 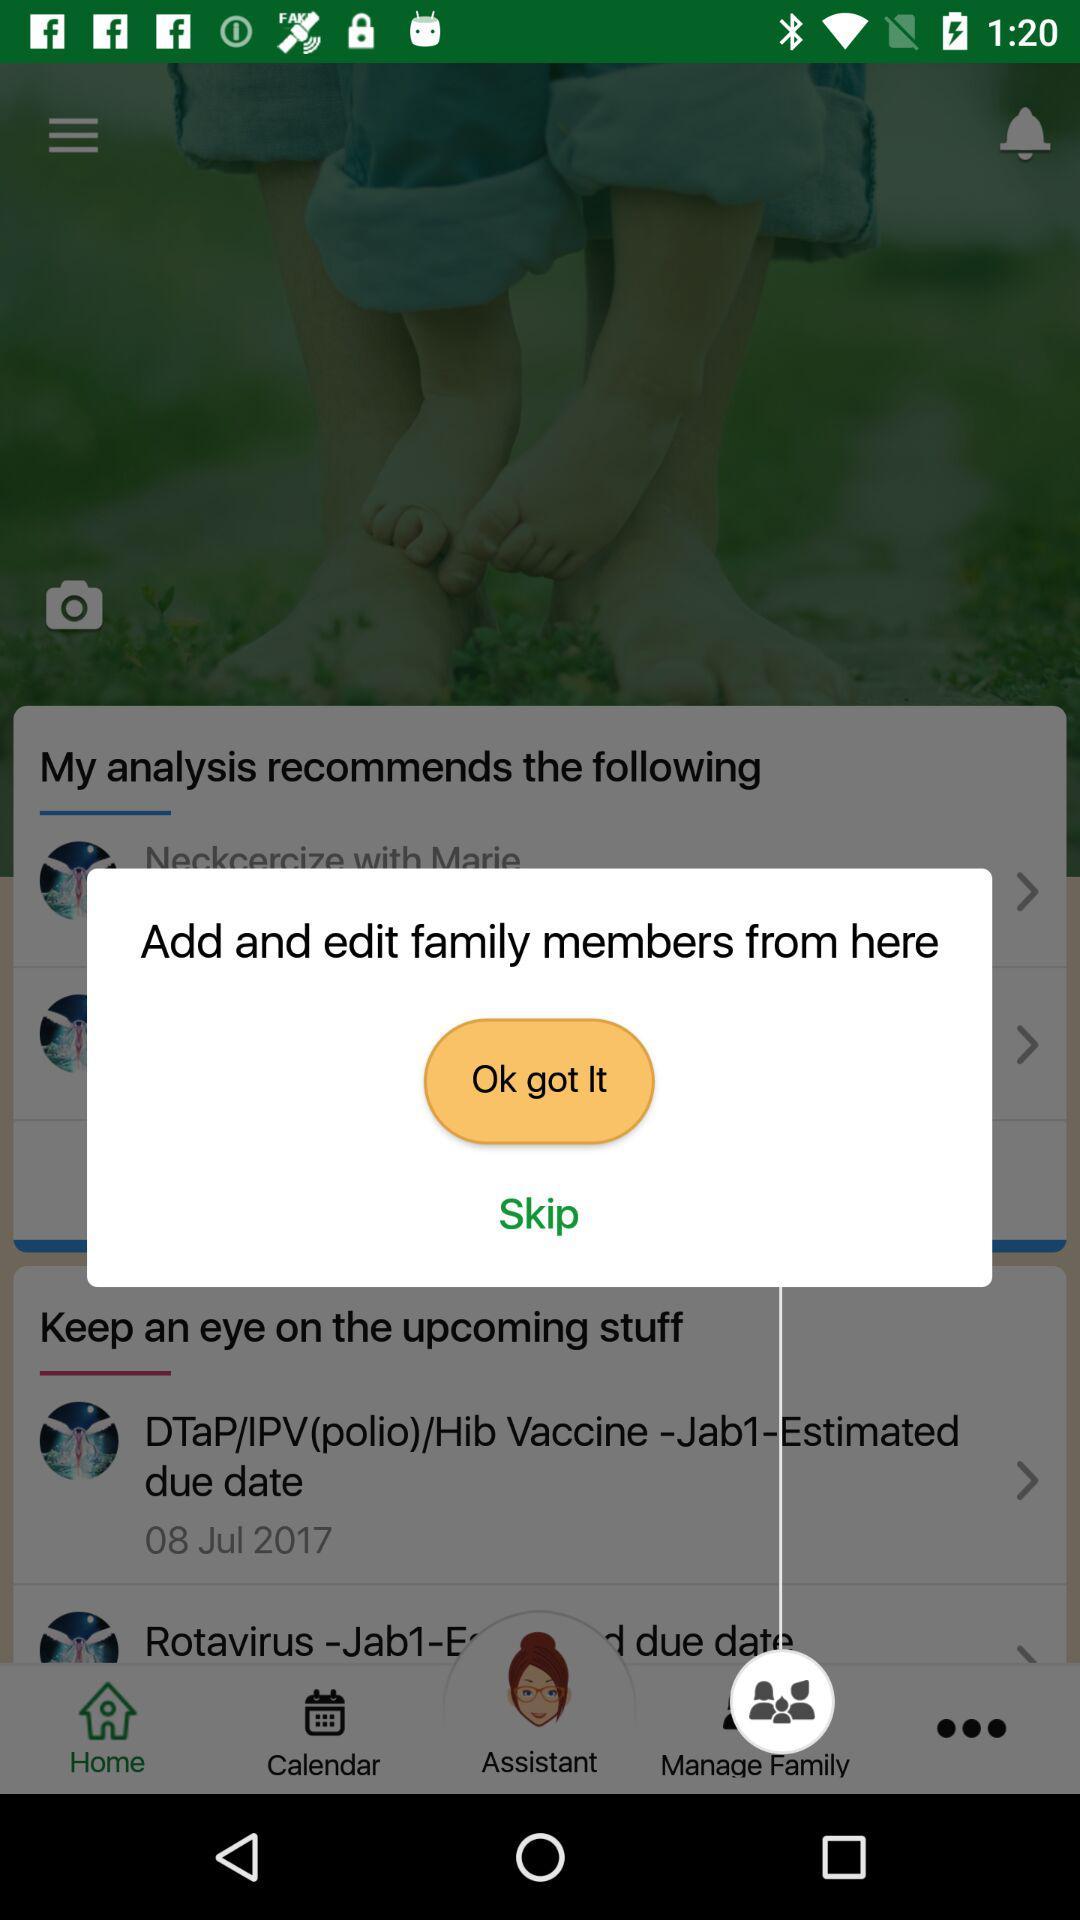 What do you see at coordinates (538, 1214) in the screenshot?
I see `the skip` at bounding box center [538, 1214].